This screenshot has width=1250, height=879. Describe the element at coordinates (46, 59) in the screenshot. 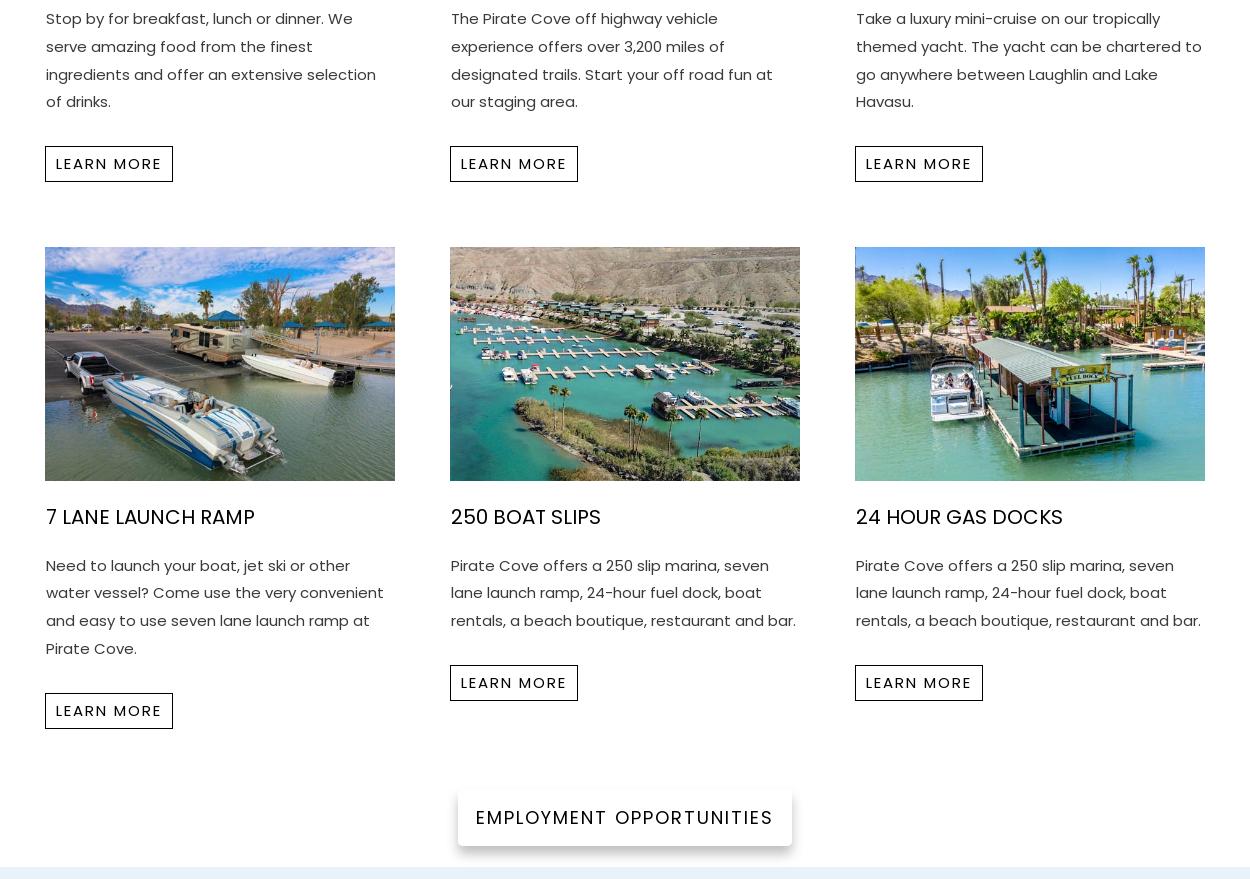

I see `'Stop by for breakfast, lunch or dinner. We serve amazing food from the finest ingredients and offer an extensive selection of drinks.'` at that location.